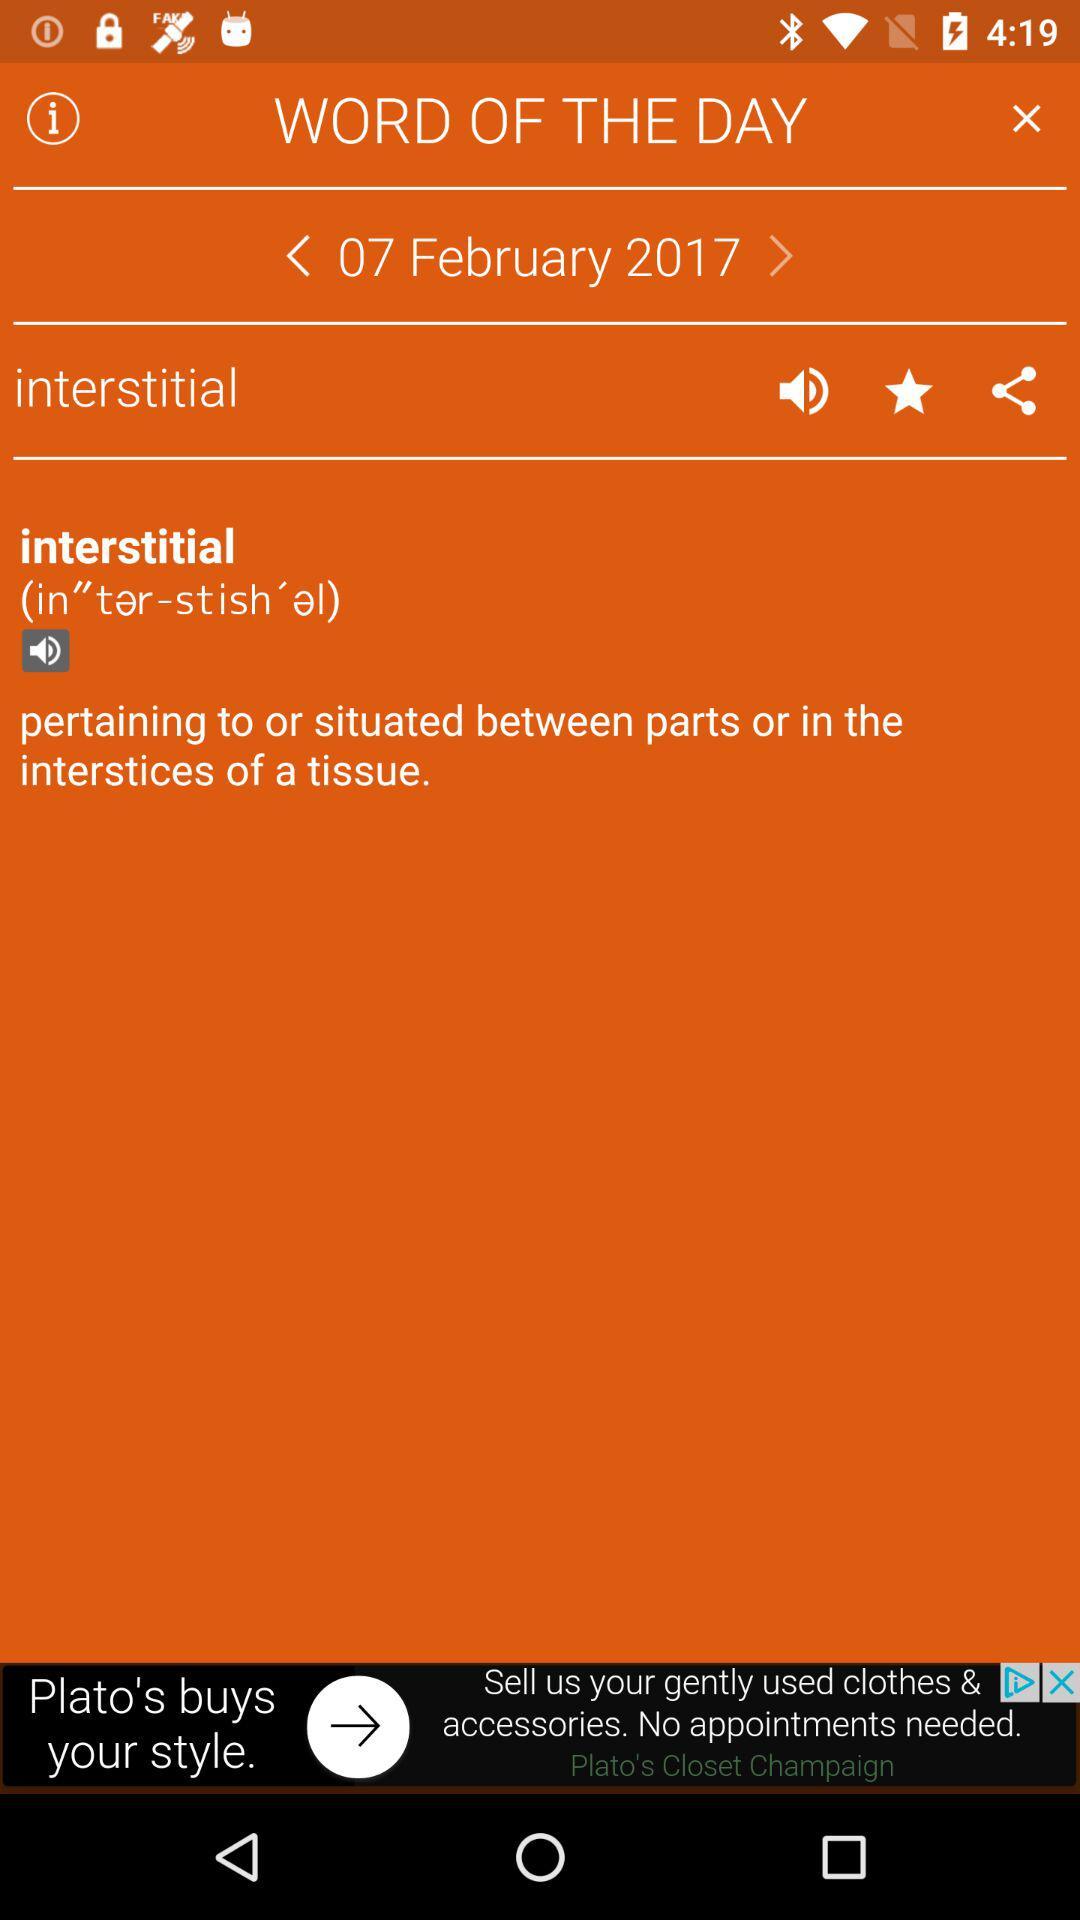  I want to click on move to different day, so click(297, 254).